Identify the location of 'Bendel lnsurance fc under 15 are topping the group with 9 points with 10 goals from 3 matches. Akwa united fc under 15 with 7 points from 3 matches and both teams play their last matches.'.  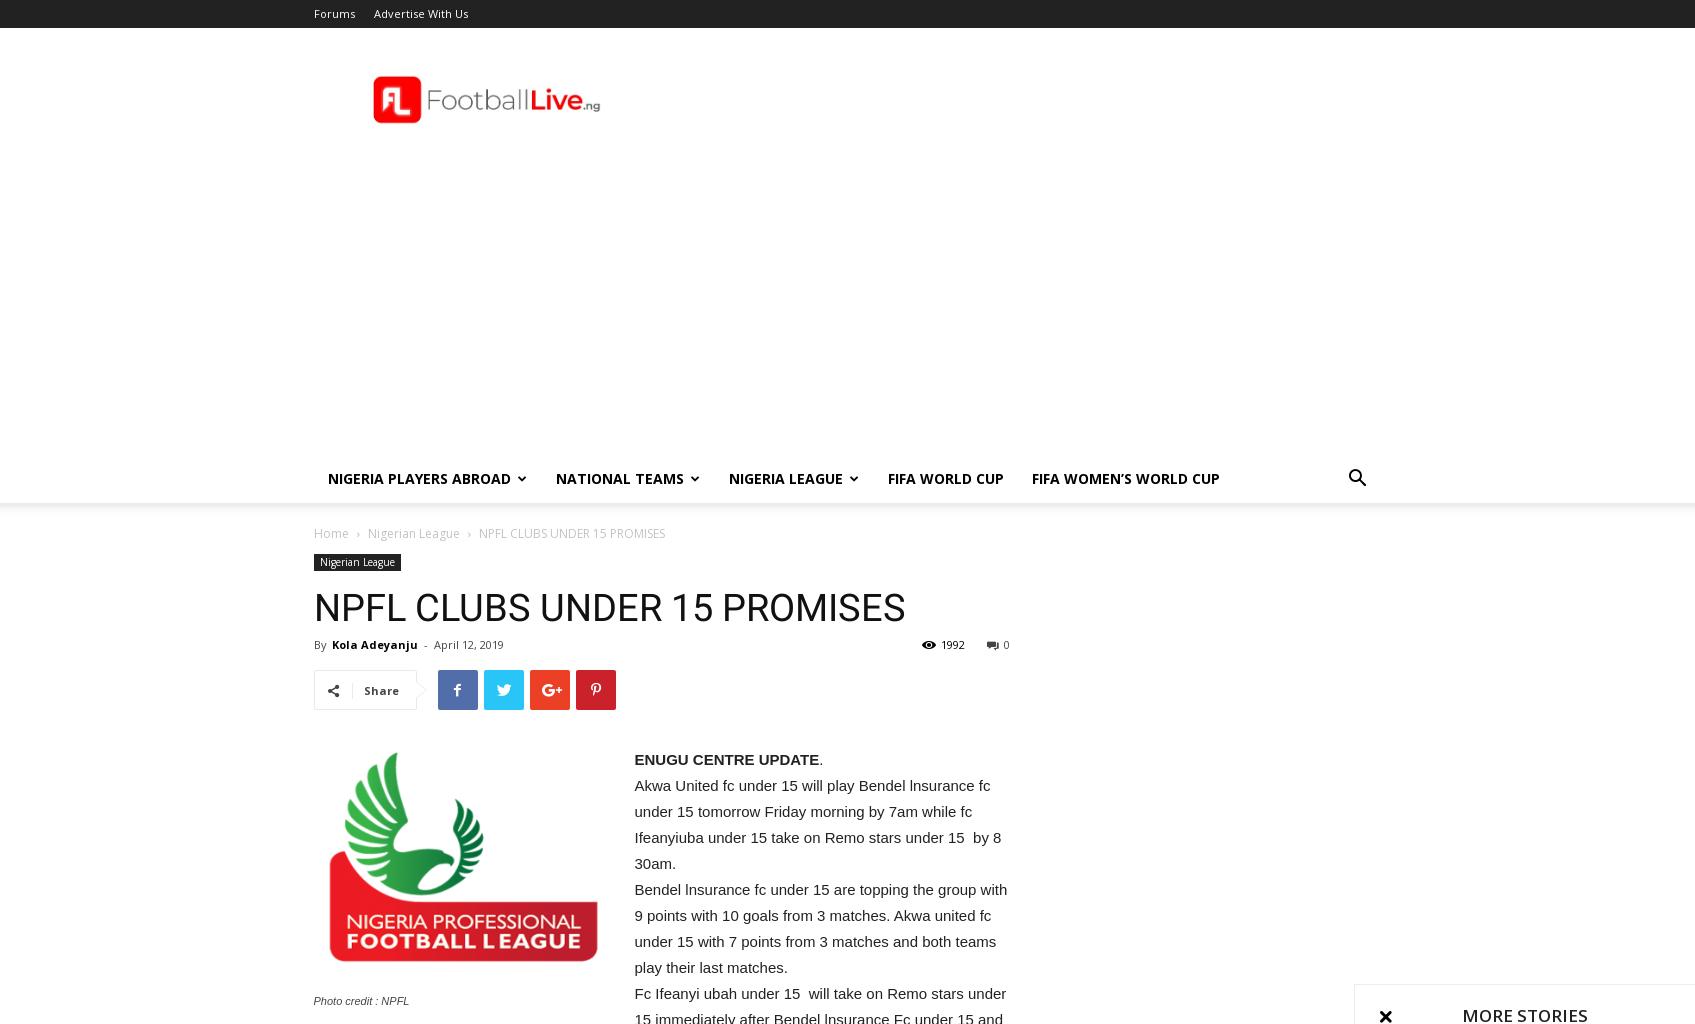
(820, 927).